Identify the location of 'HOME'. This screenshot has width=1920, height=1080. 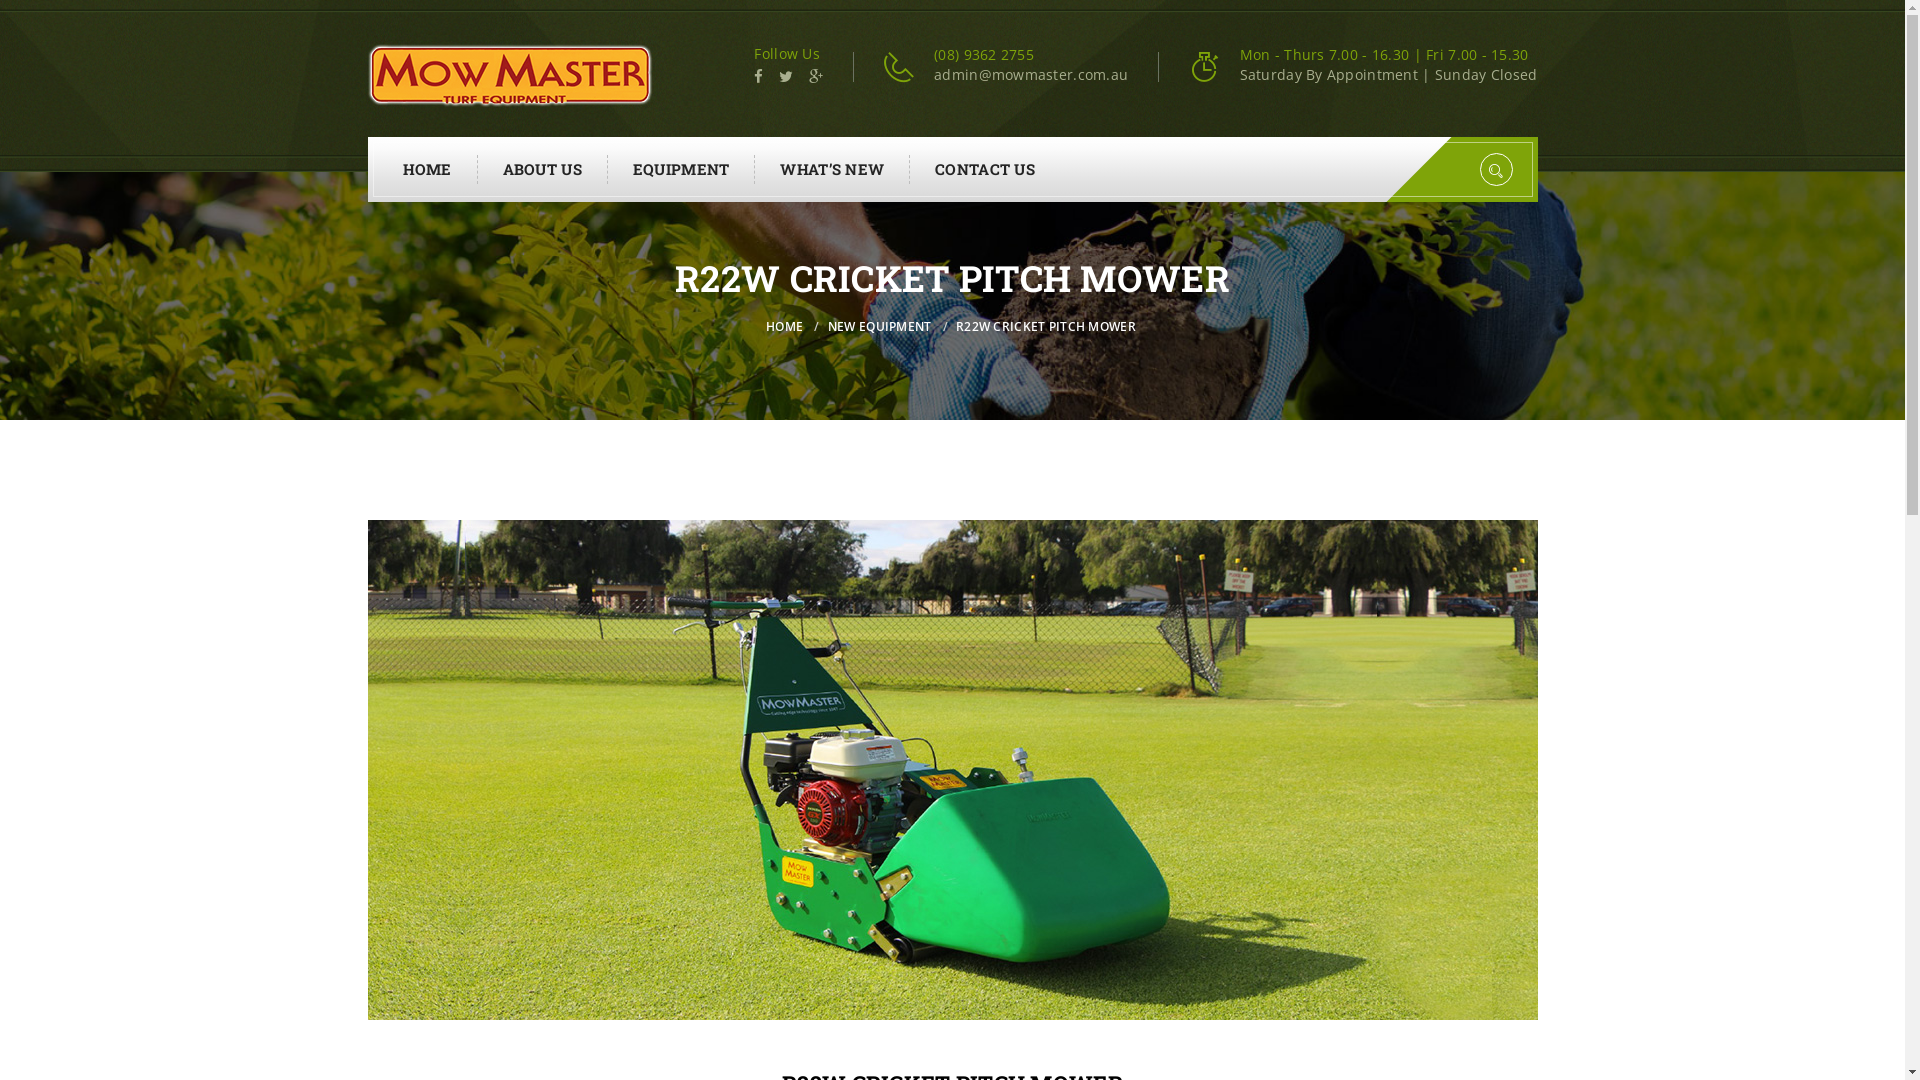
(765, 325).